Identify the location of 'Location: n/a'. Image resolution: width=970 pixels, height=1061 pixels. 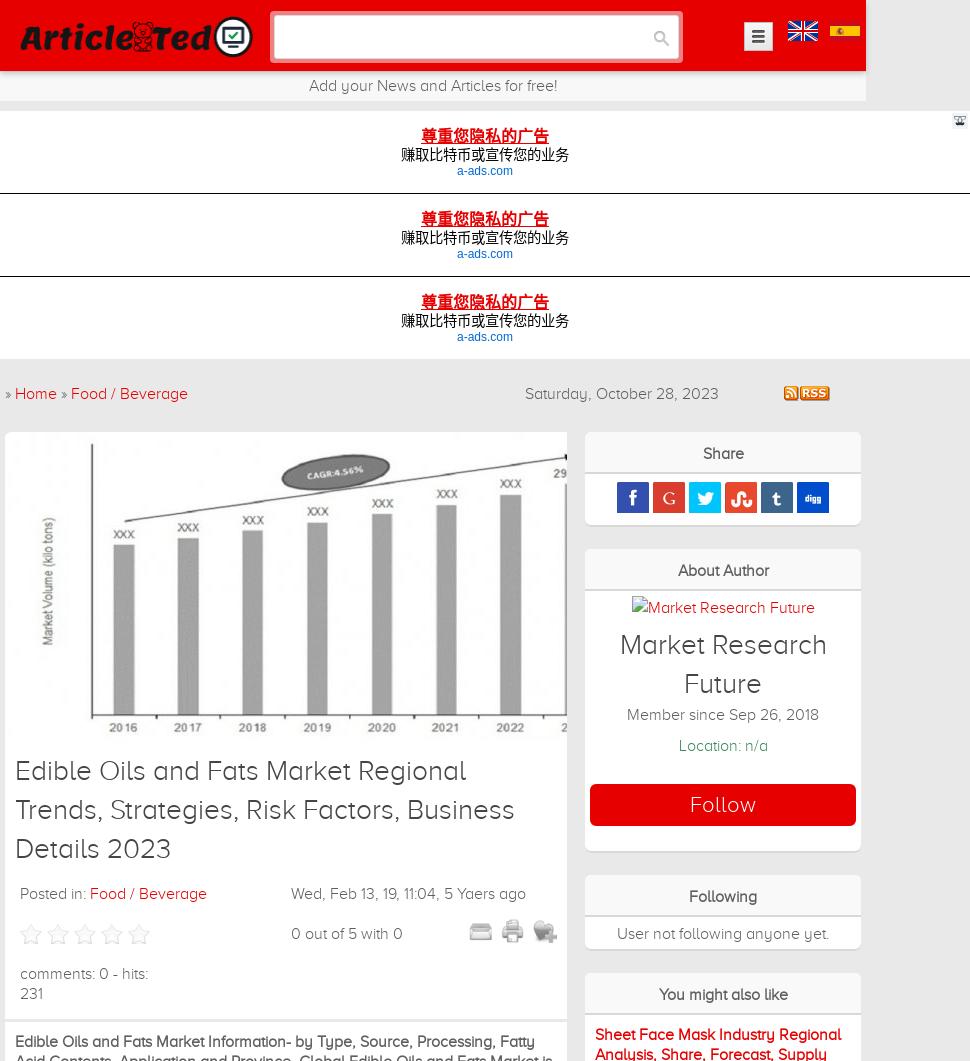
(722, 745).